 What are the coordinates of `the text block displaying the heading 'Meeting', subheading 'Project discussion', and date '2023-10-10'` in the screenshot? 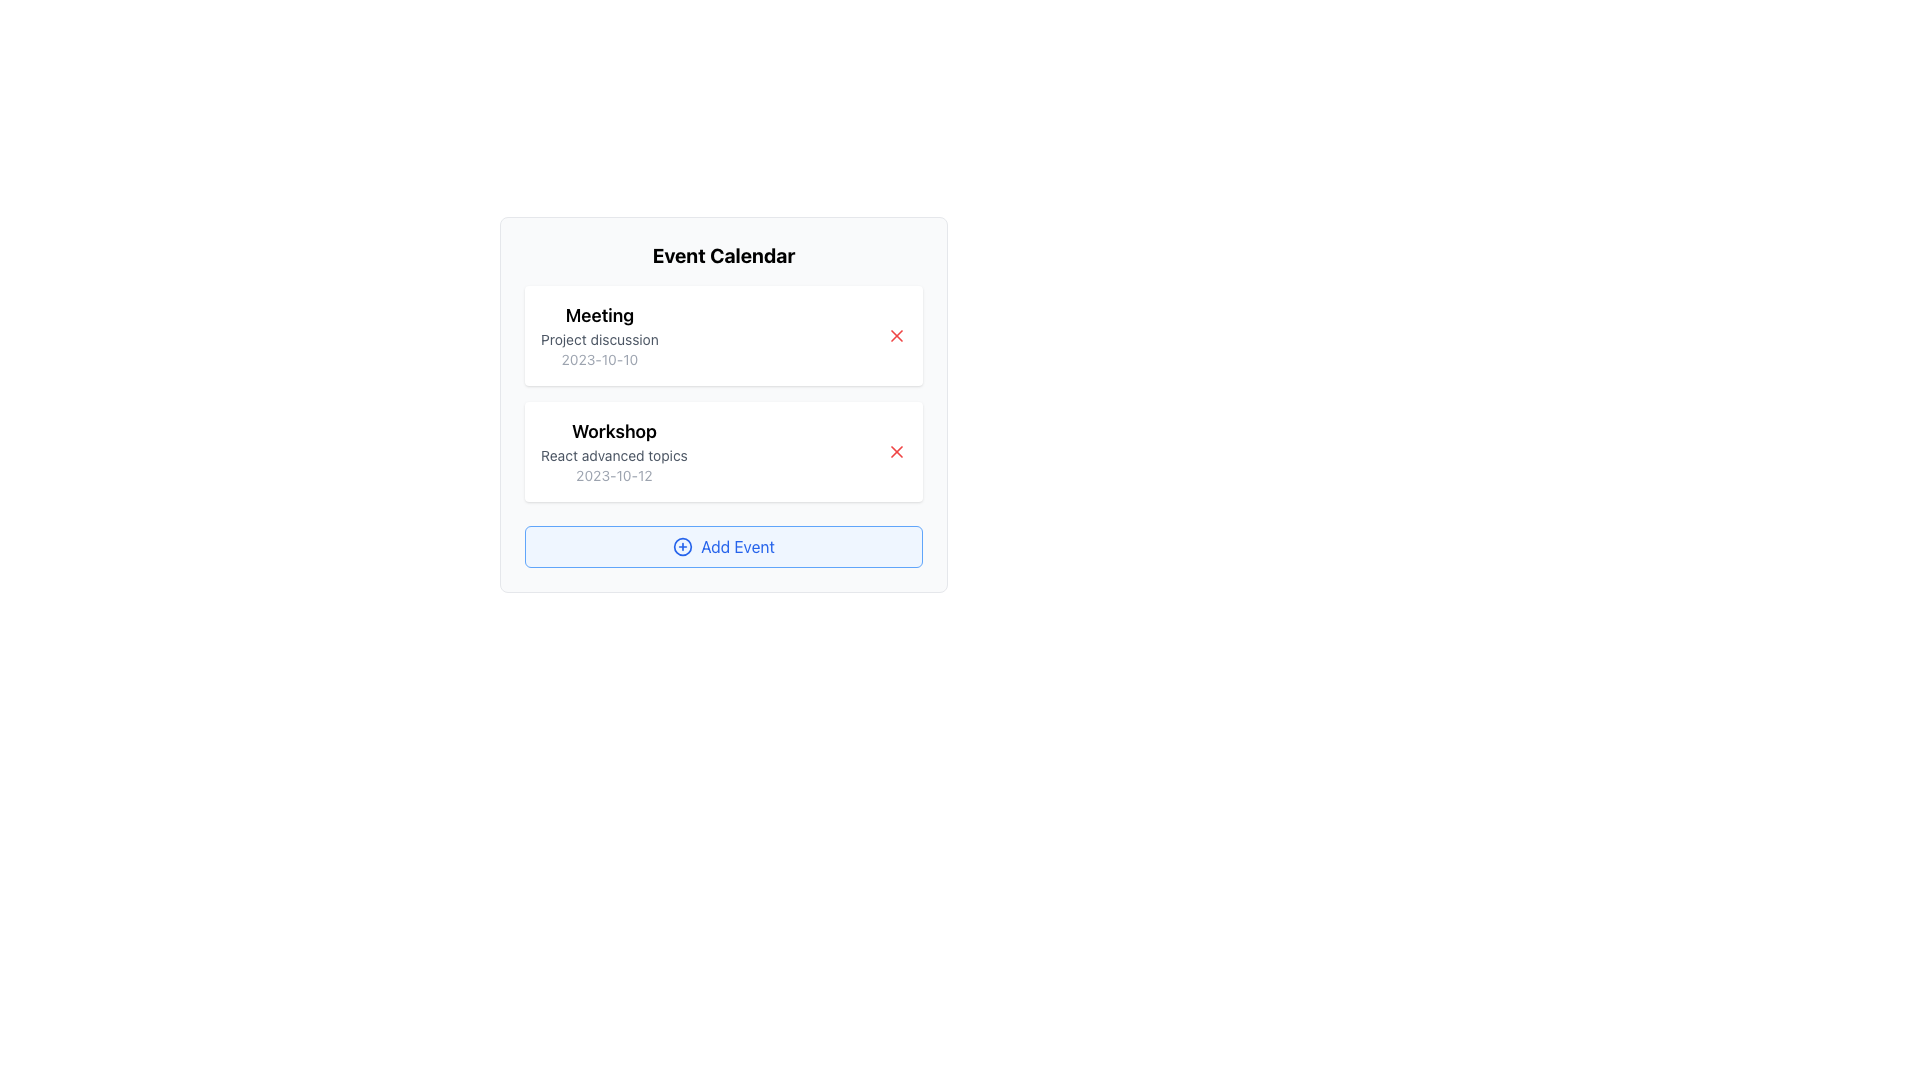 It's located at (599, 334).